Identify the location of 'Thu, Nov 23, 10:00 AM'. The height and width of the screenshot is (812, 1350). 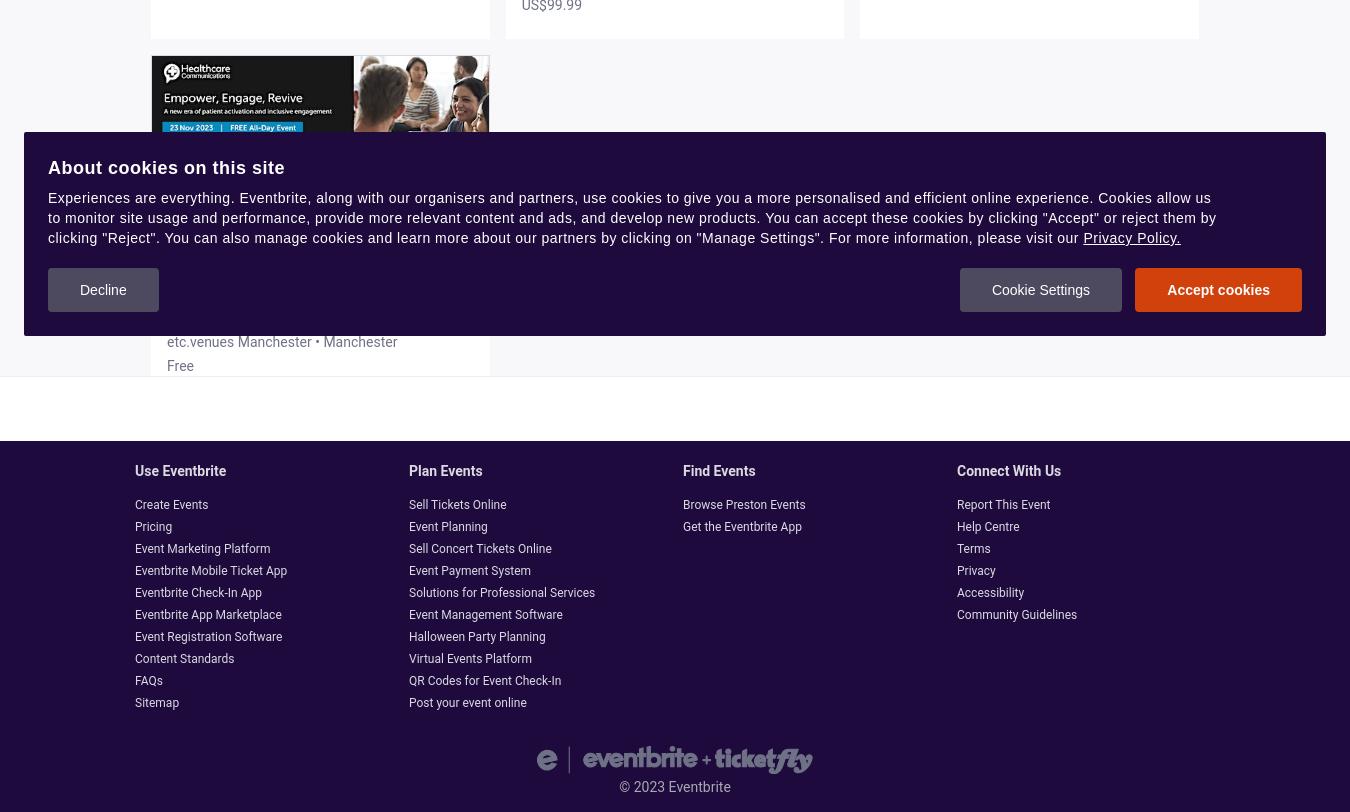
(237, 314).